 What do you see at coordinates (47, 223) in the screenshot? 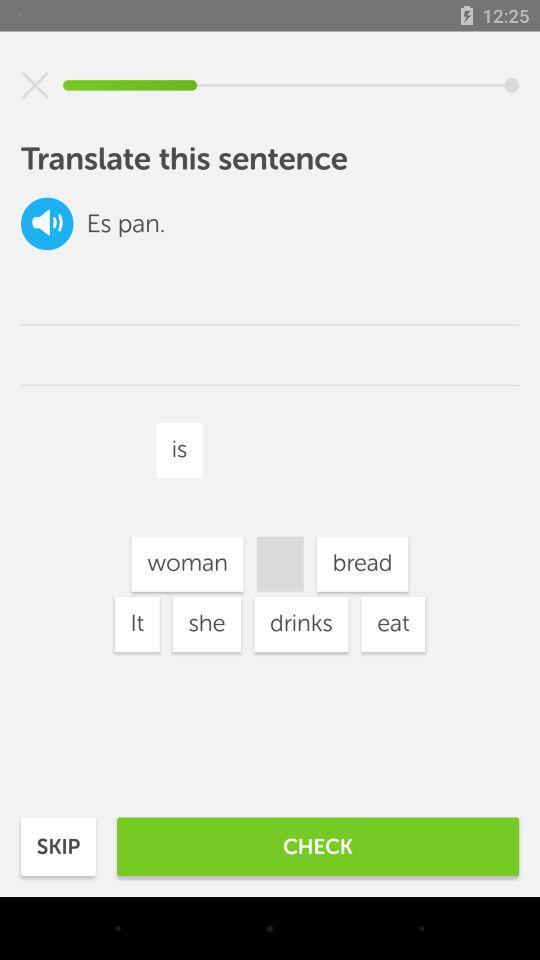
I see `the volume icon` at bounding box center [47, 223].